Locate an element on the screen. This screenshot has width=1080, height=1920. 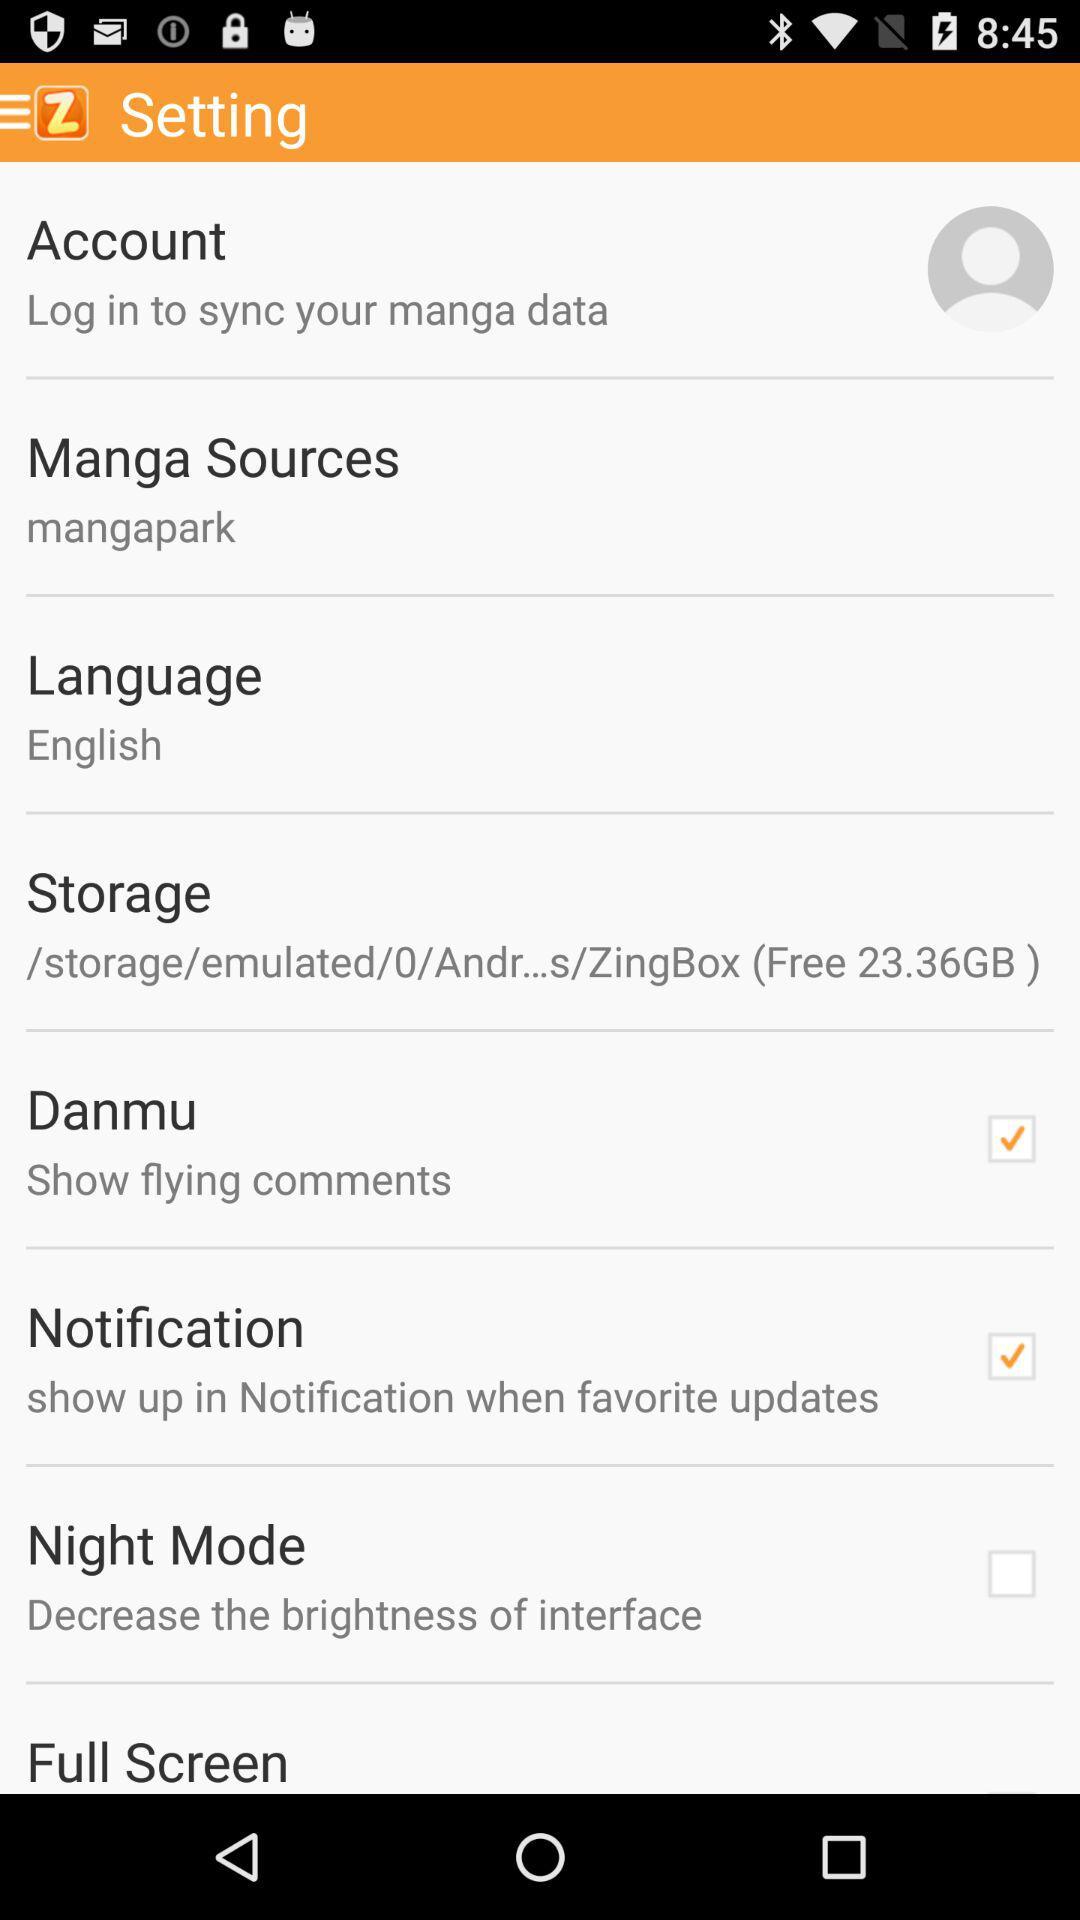
switch damnu option is located at coordinates (1011, 1139).